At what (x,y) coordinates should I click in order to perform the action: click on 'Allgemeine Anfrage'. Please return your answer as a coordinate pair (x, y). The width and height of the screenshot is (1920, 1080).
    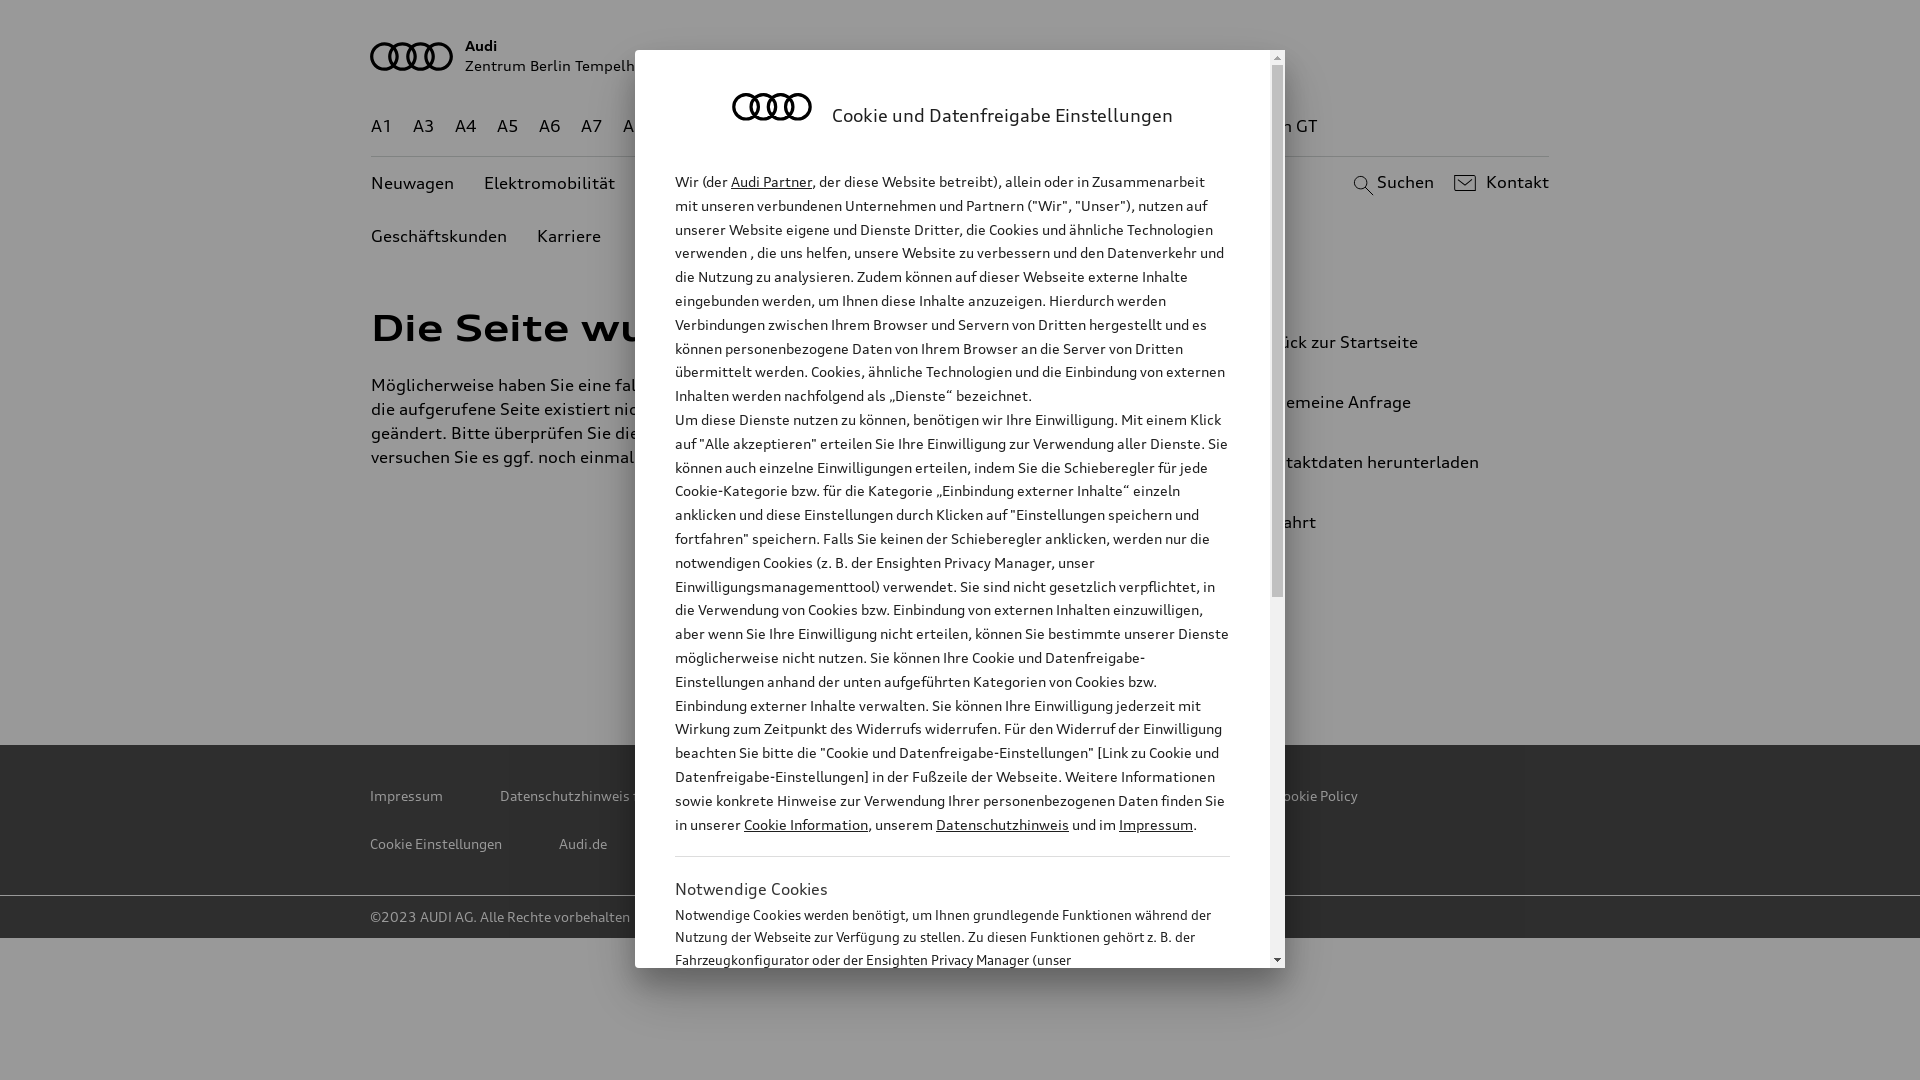
    Looking at the image, I should click on (1375, 401).